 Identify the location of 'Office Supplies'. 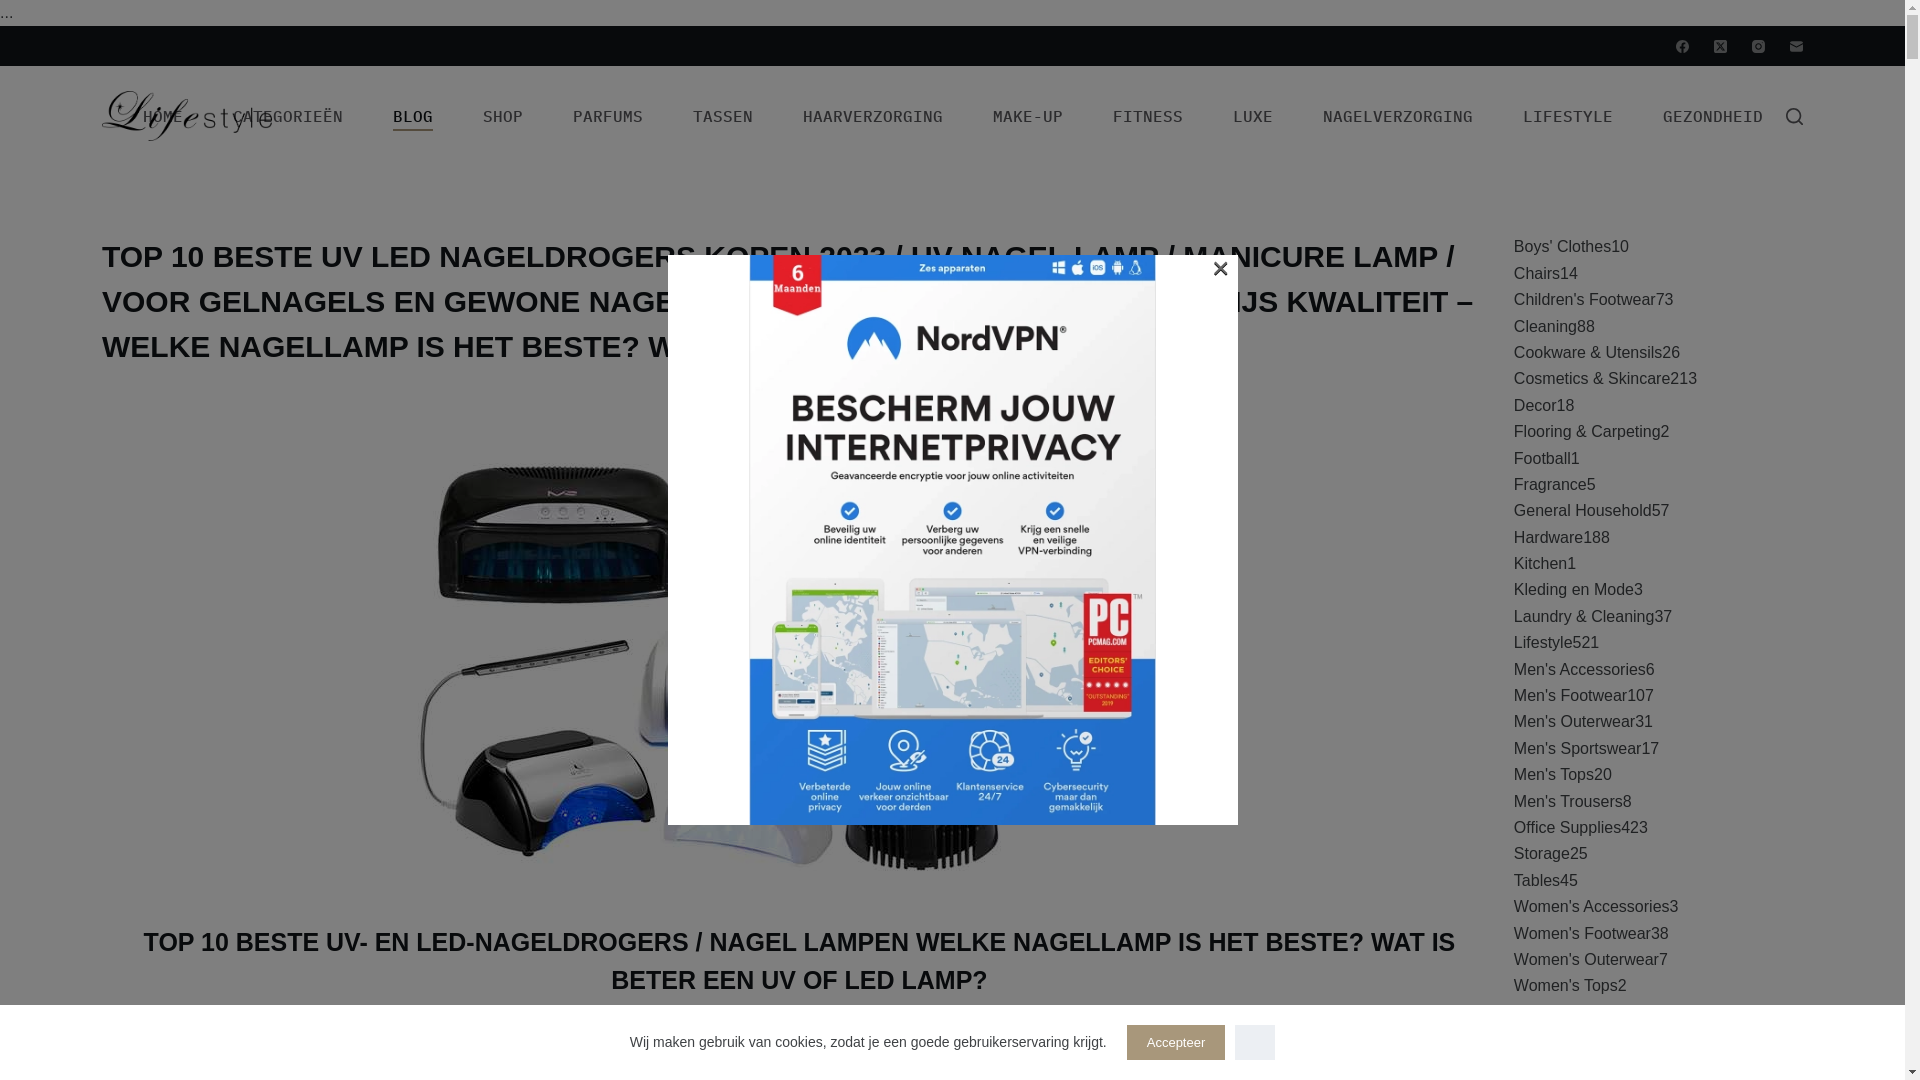
(1513, 827).